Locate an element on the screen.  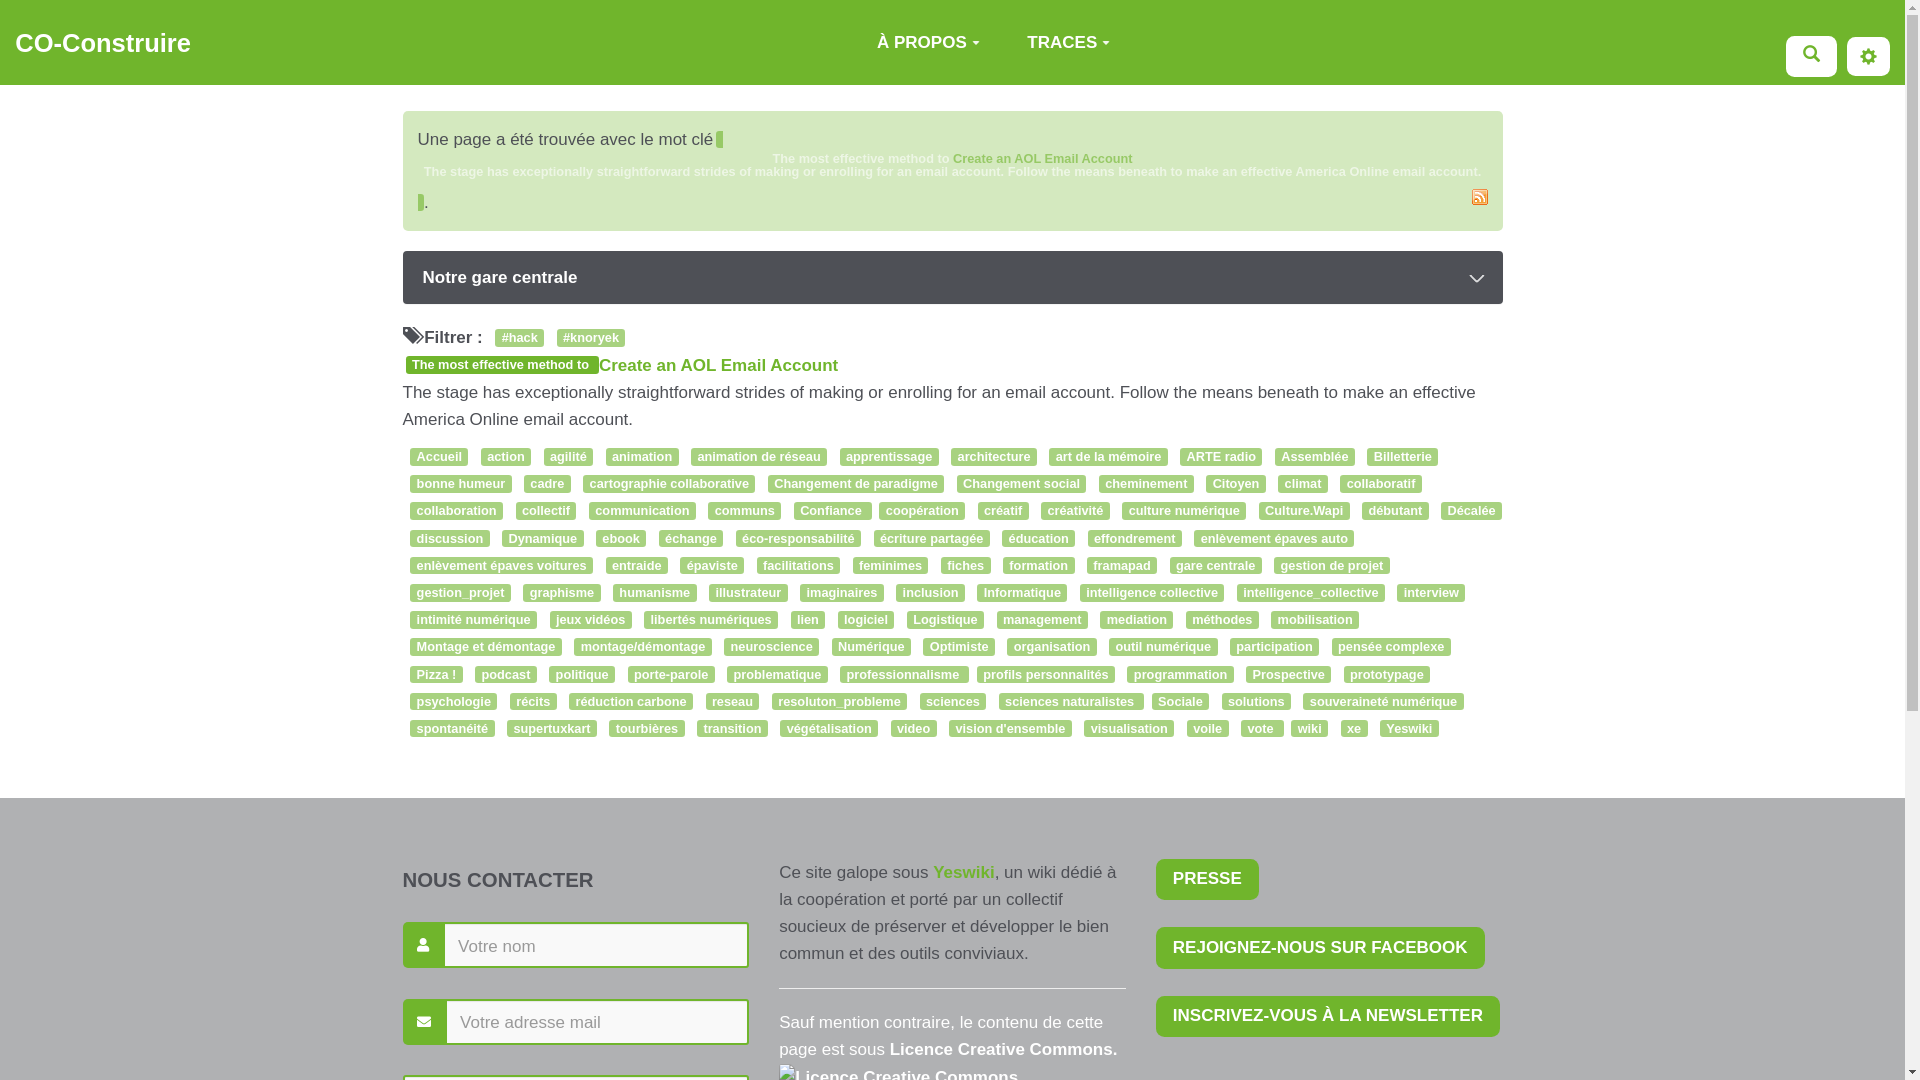
'CO-Construire' is located at coordinates (0, 42).